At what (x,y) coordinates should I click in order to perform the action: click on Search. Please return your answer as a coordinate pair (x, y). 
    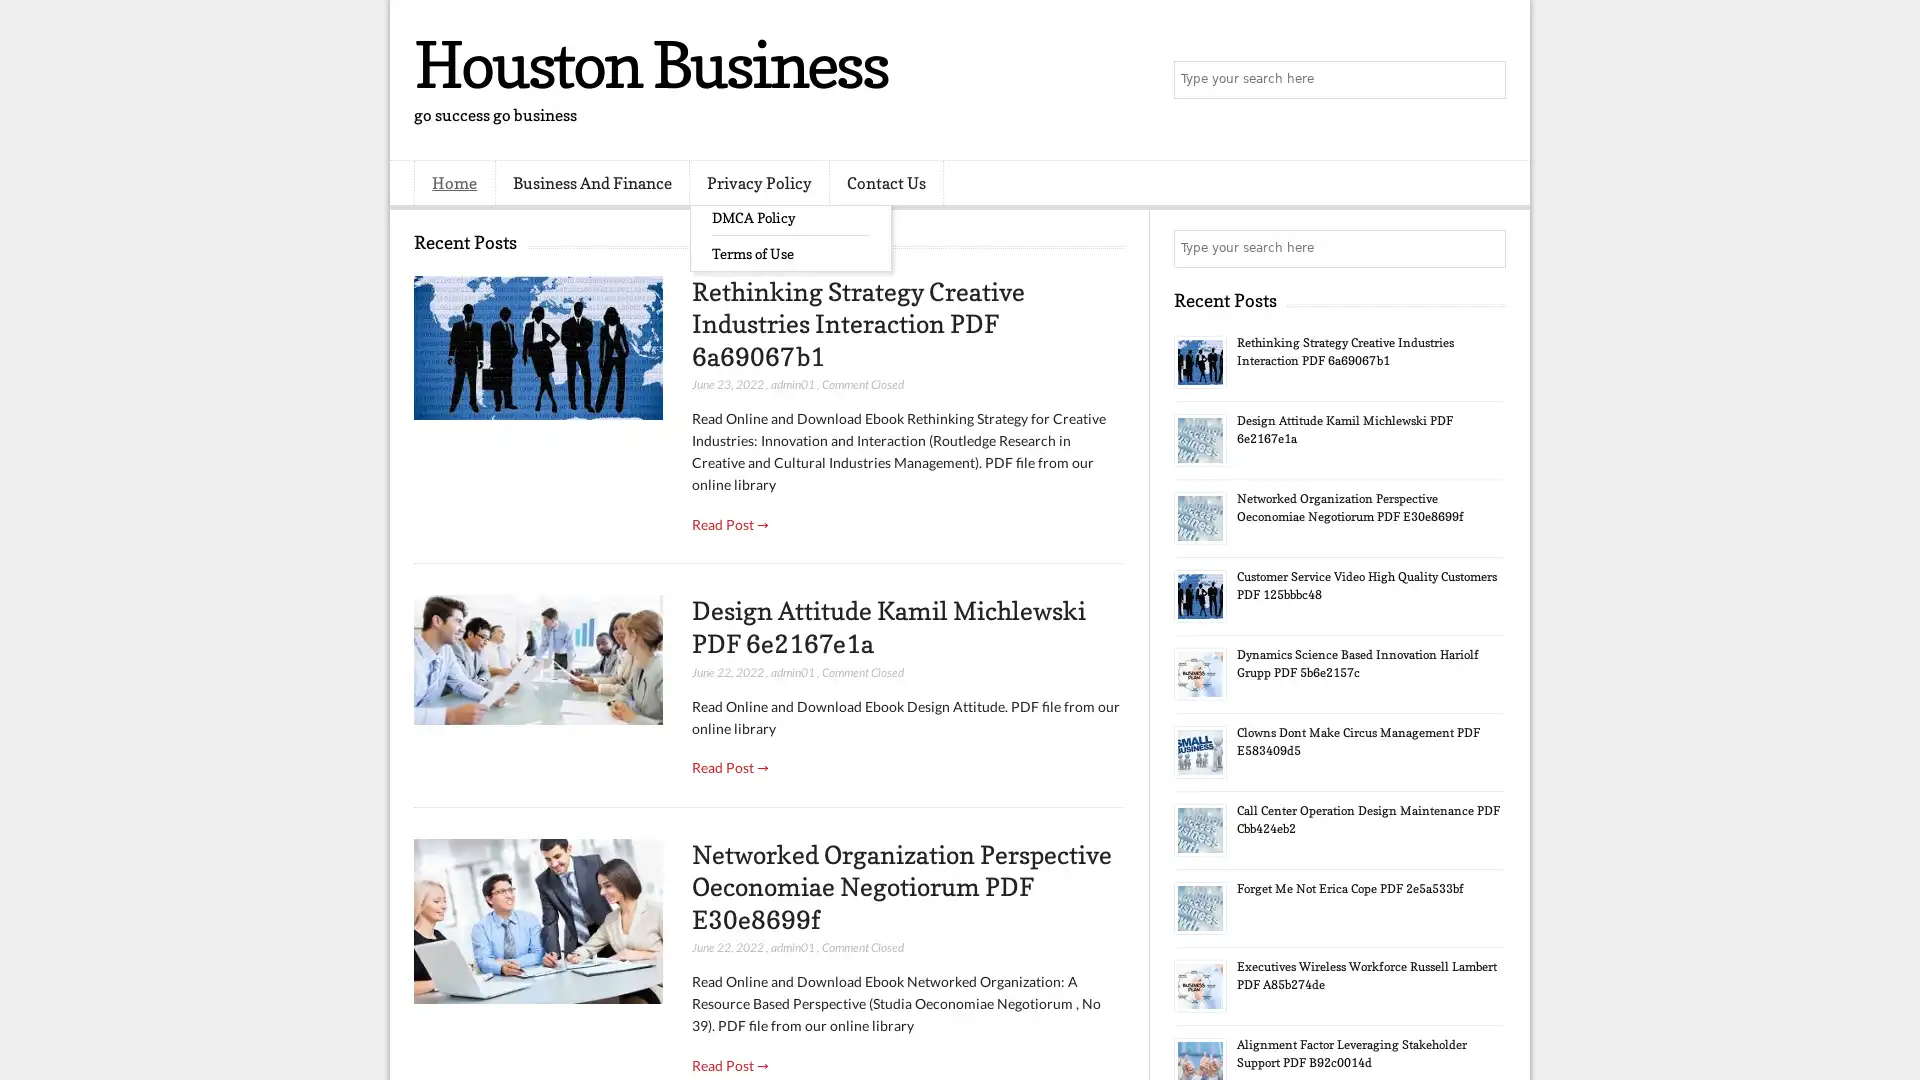
    Looking at the image, I should click on (1485, 248).